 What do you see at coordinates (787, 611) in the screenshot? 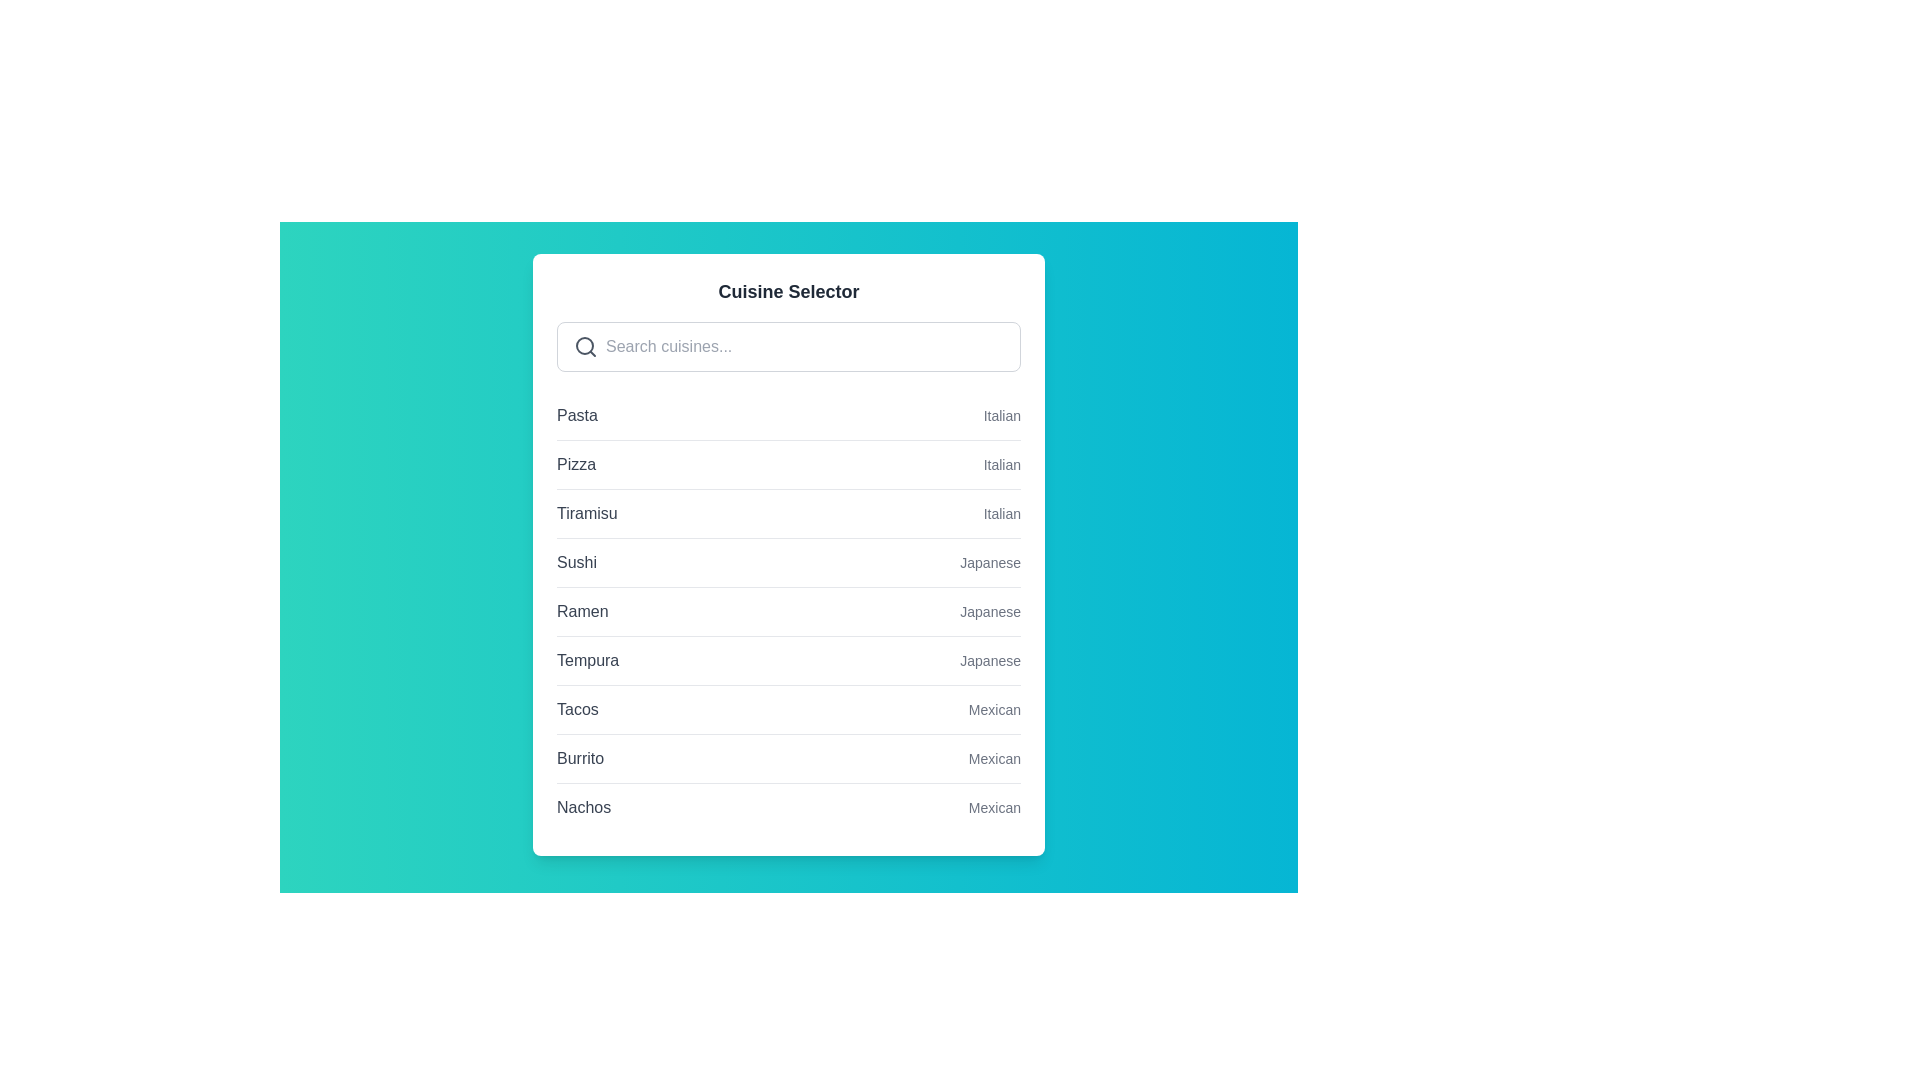
I see `to select the fifth entry in the 'Cuisine Selector' list, which displays 'Ramen' (Japanese) as a menu item` at bounding box center [787, 611].